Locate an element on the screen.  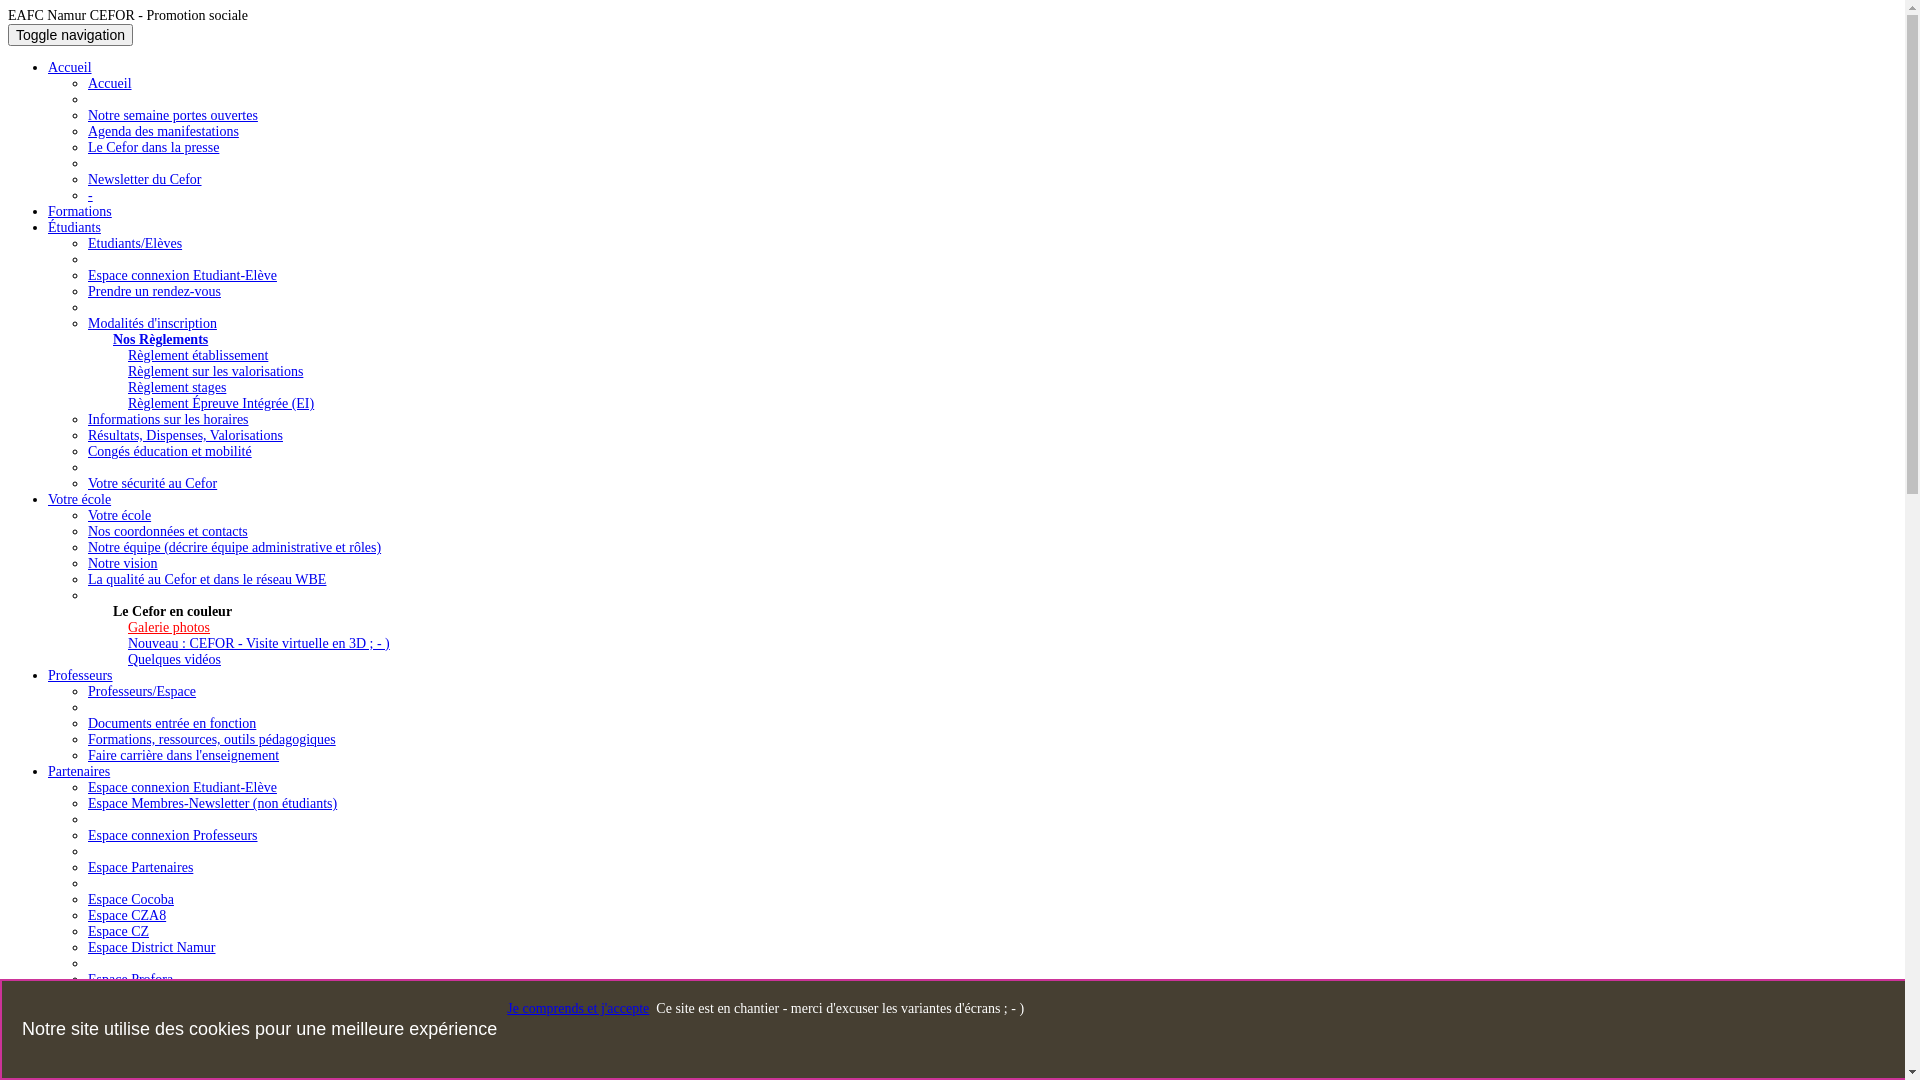
'Toggle navigation' is located at coordinates (70, 34).